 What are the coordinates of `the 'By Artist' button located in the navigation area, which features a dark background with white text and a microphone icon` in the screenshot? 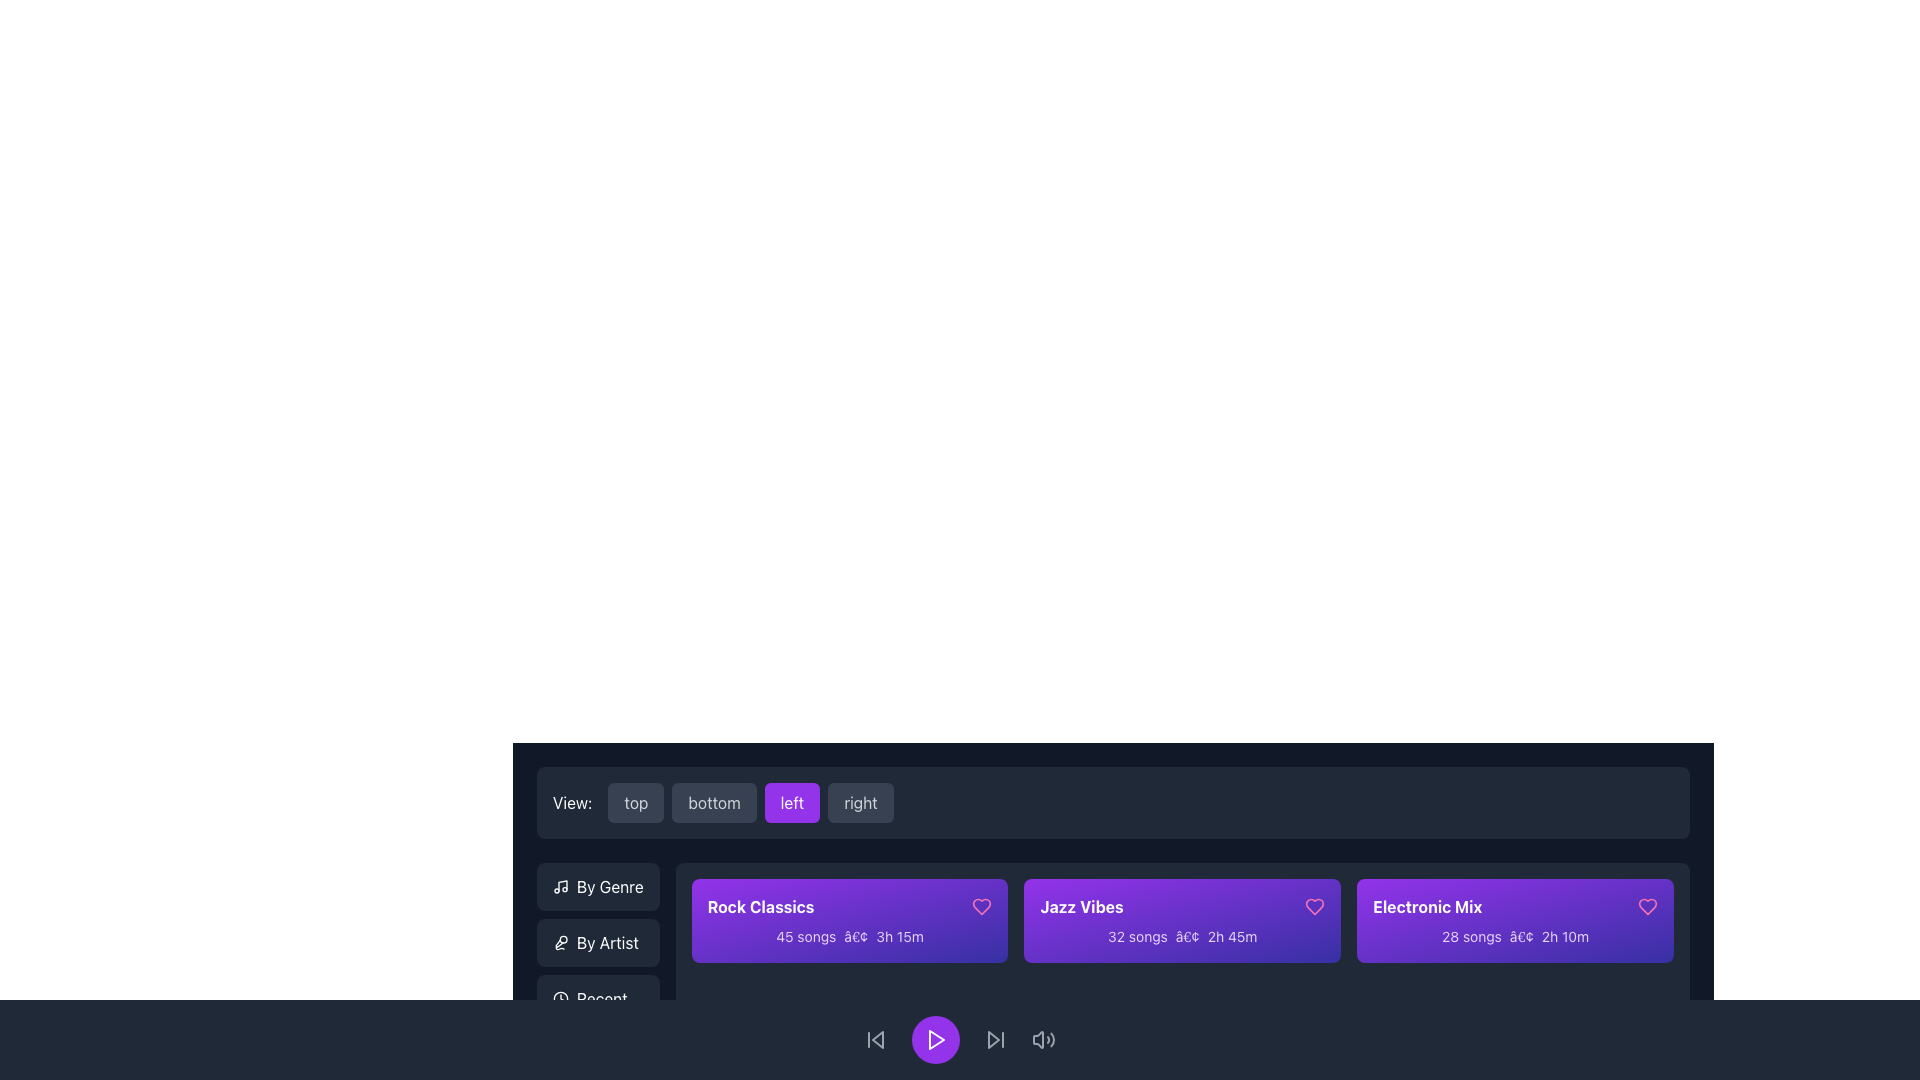 It's located at (597, 942).